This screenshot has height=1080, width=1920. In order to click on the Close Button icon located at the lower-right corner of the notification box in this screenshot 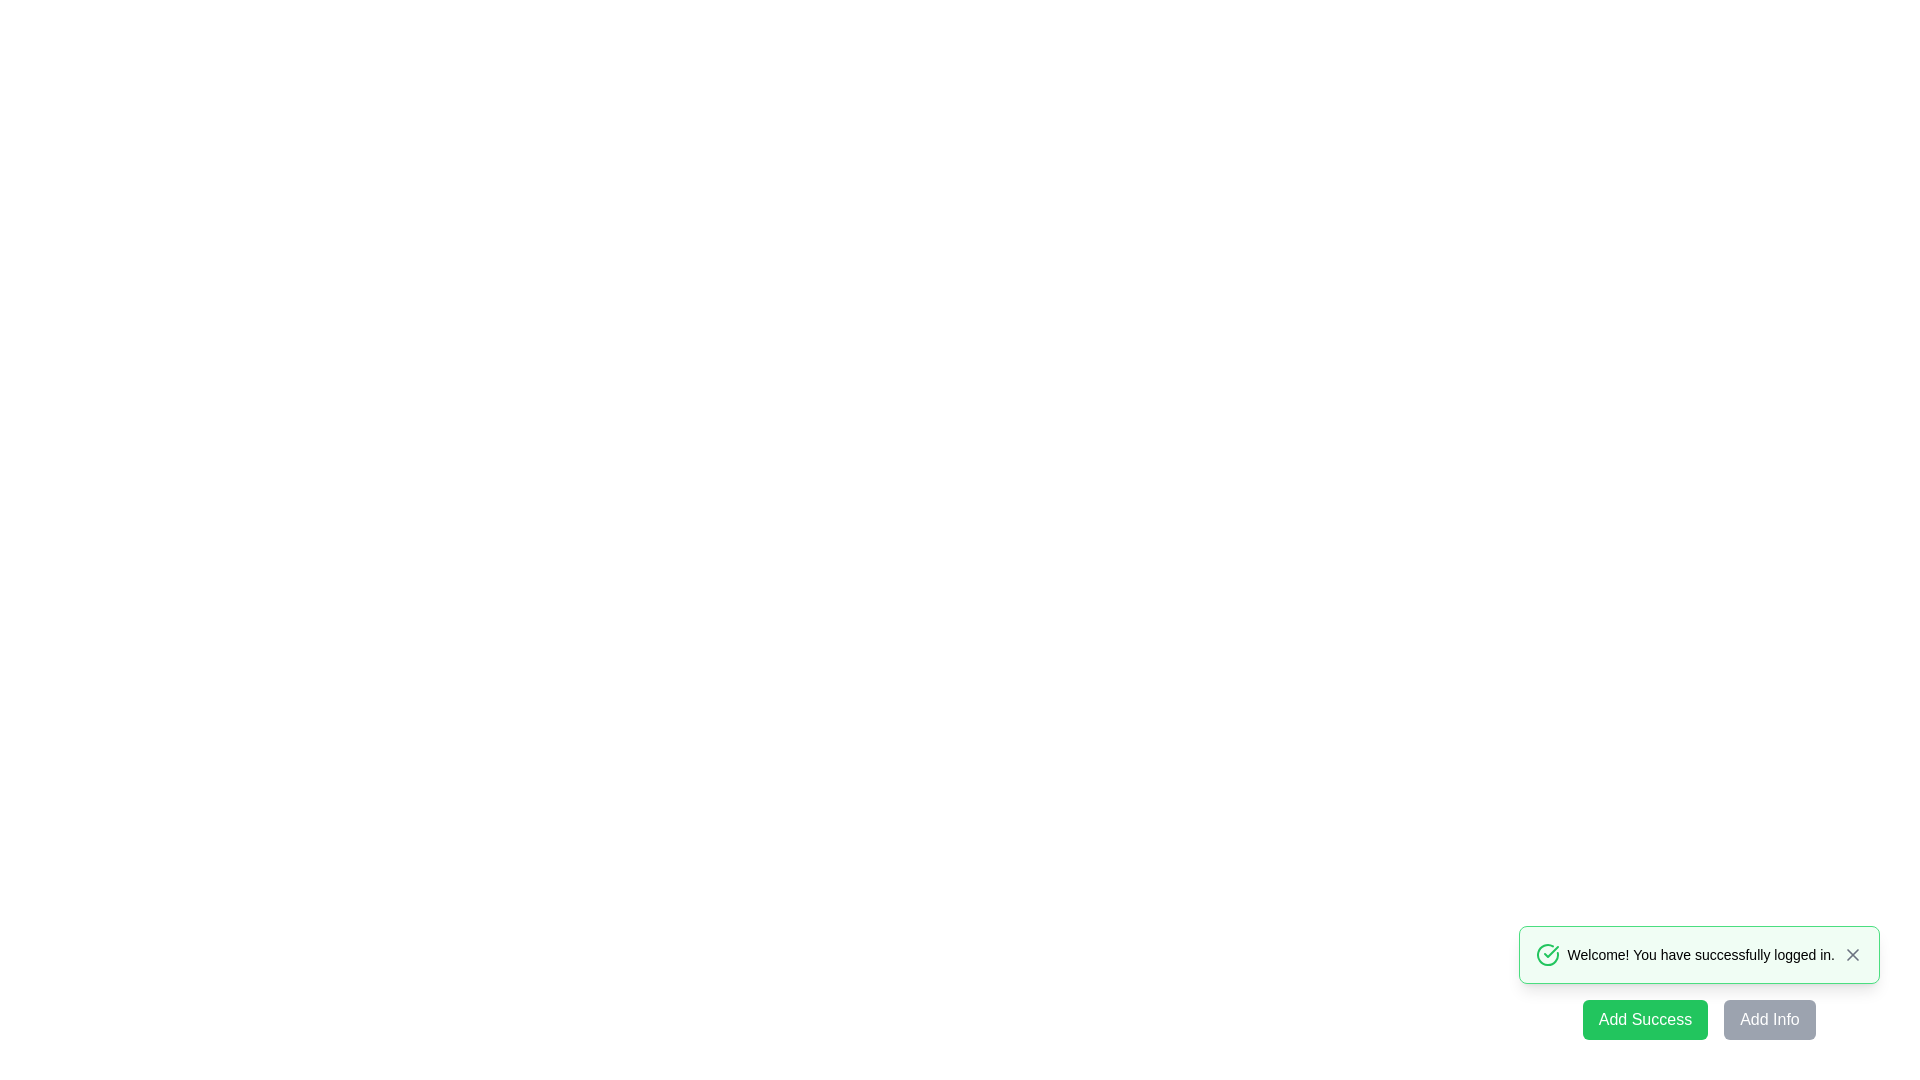, I will do `click(1851, 954)`.